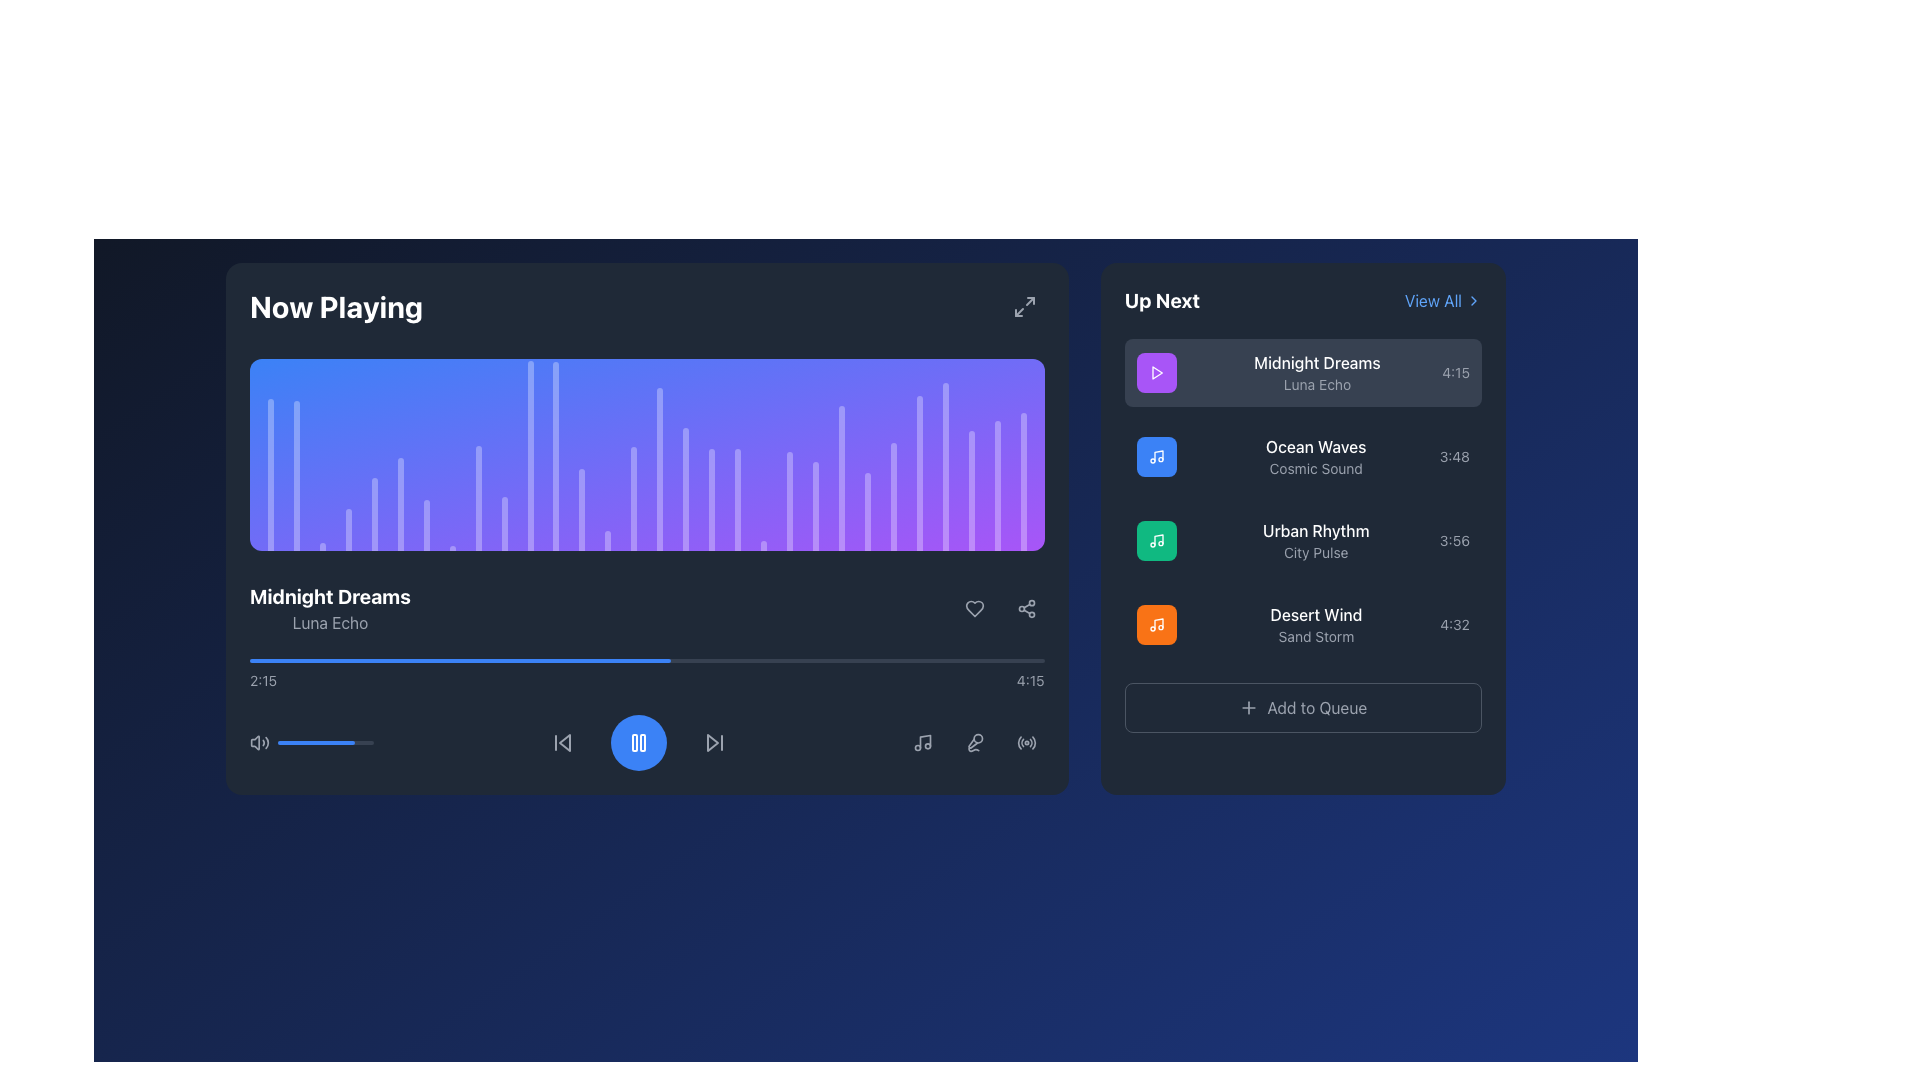  Describe the element at coordinates (1316, 469) in the screenshot. I see `text label displaying 'Cosmic Sound' located below 'Ocean Waves' in the 'Up Next' section of the interface` at that location.